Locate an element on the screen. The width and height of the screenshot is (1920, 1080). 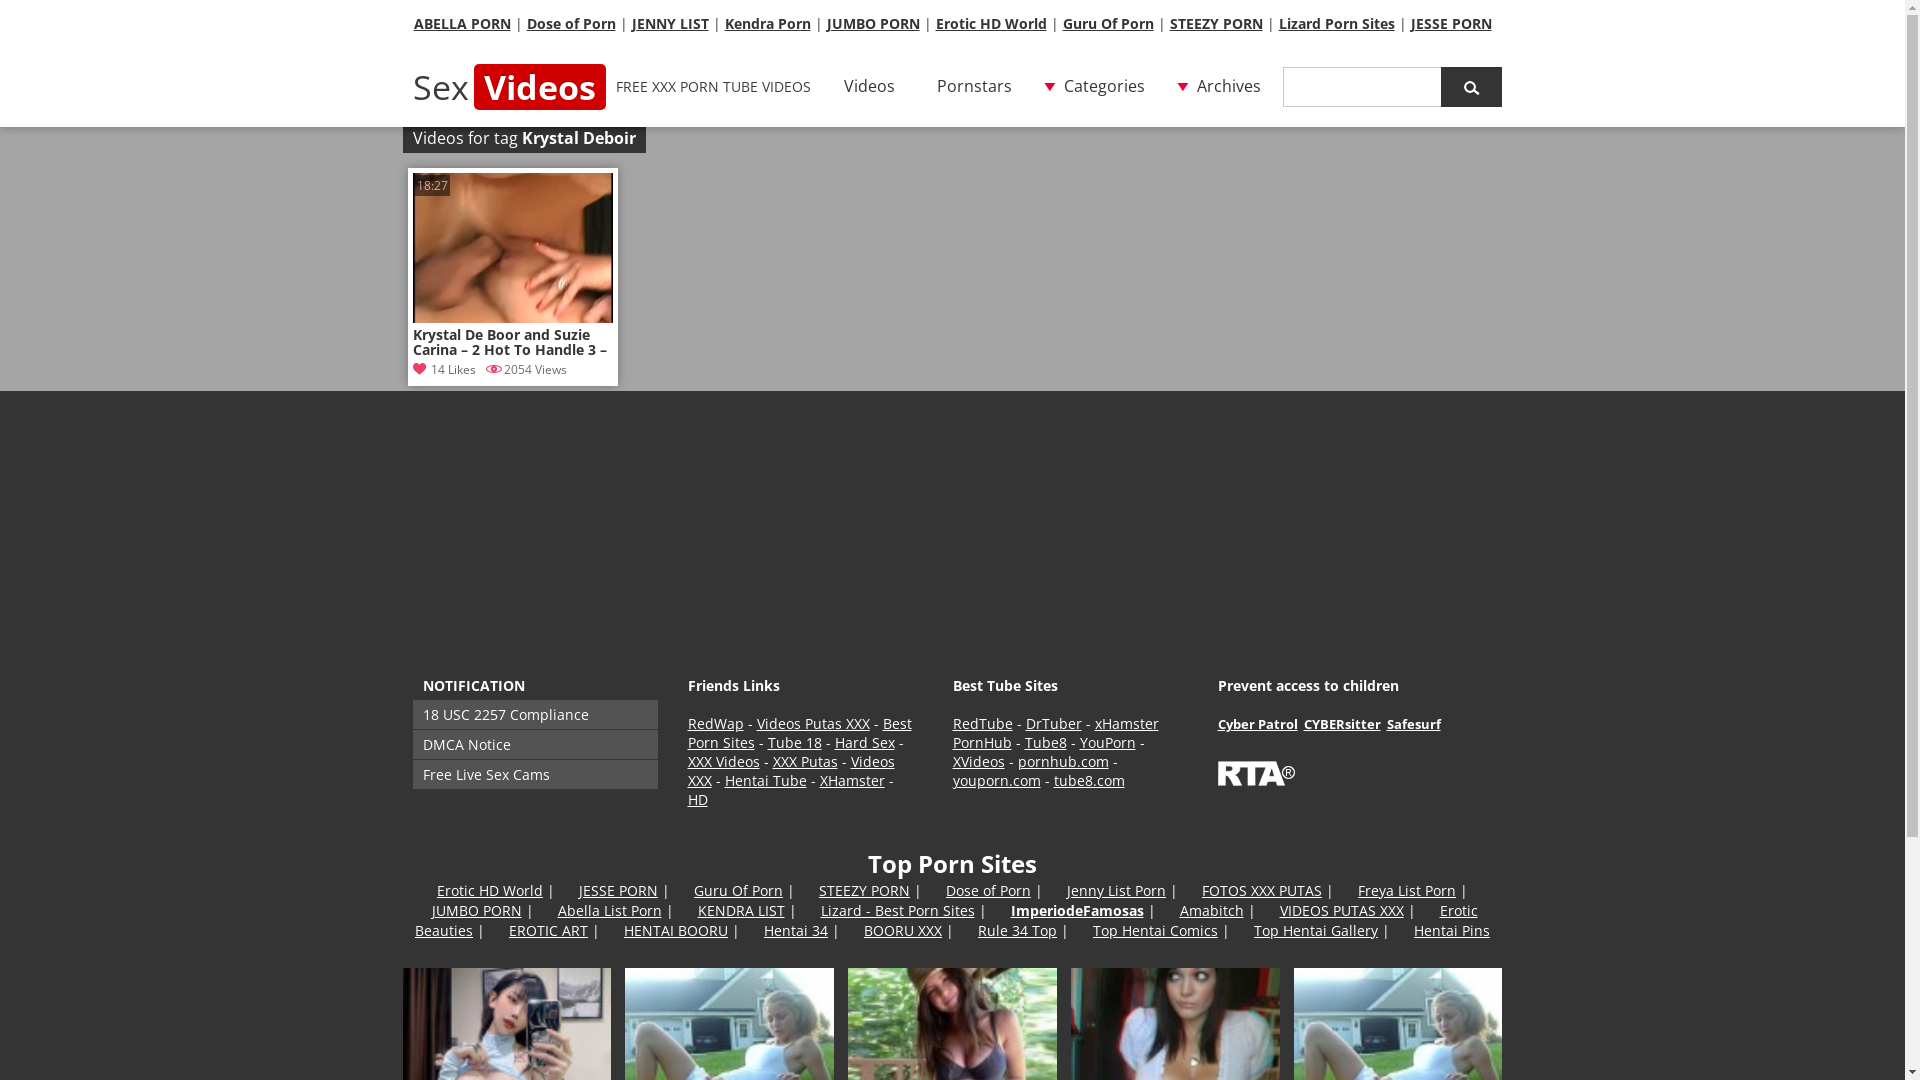
'Guru Of Porn' is located at coordinates (737, 889).